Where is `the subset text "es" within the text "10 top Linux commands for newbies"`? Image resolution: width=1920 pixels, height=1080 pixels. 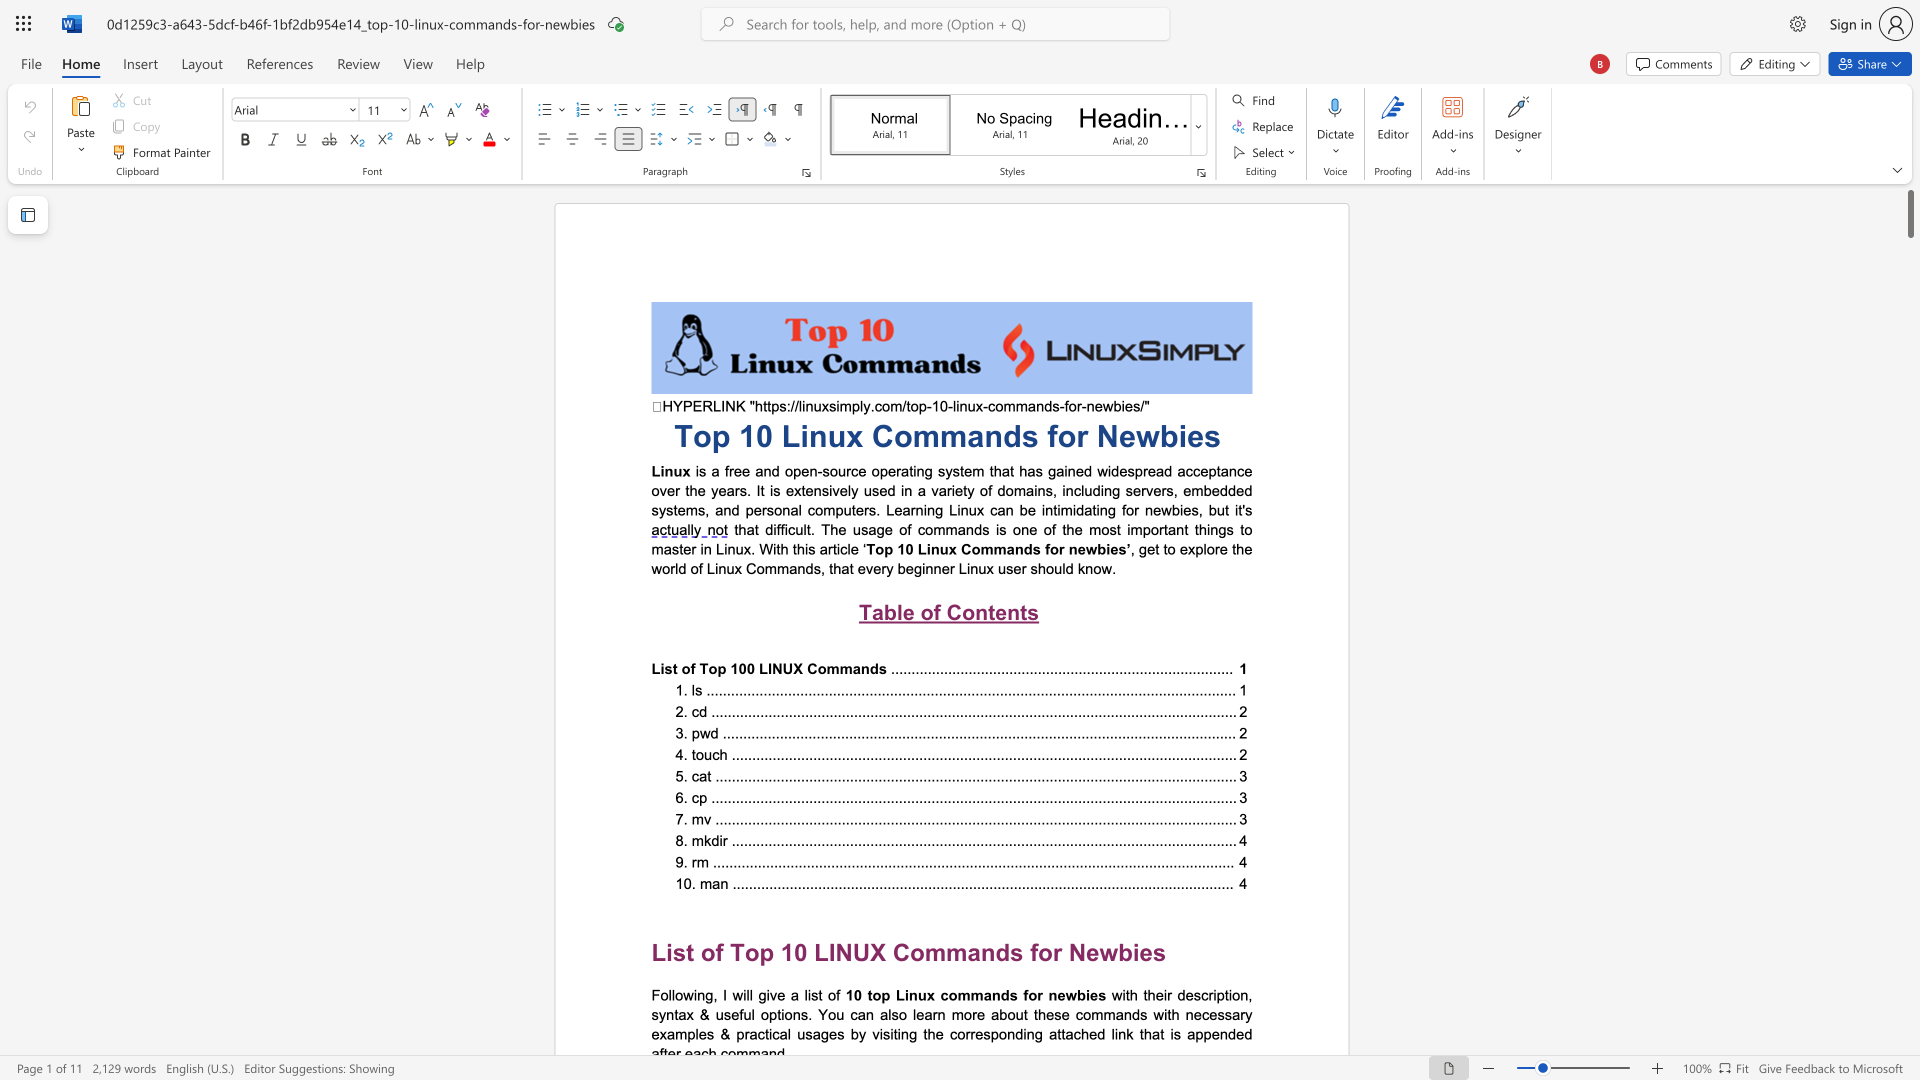 the subset text "es" within the text "10 top Linux commands for newbies" is located at coordinates (1088, 995).